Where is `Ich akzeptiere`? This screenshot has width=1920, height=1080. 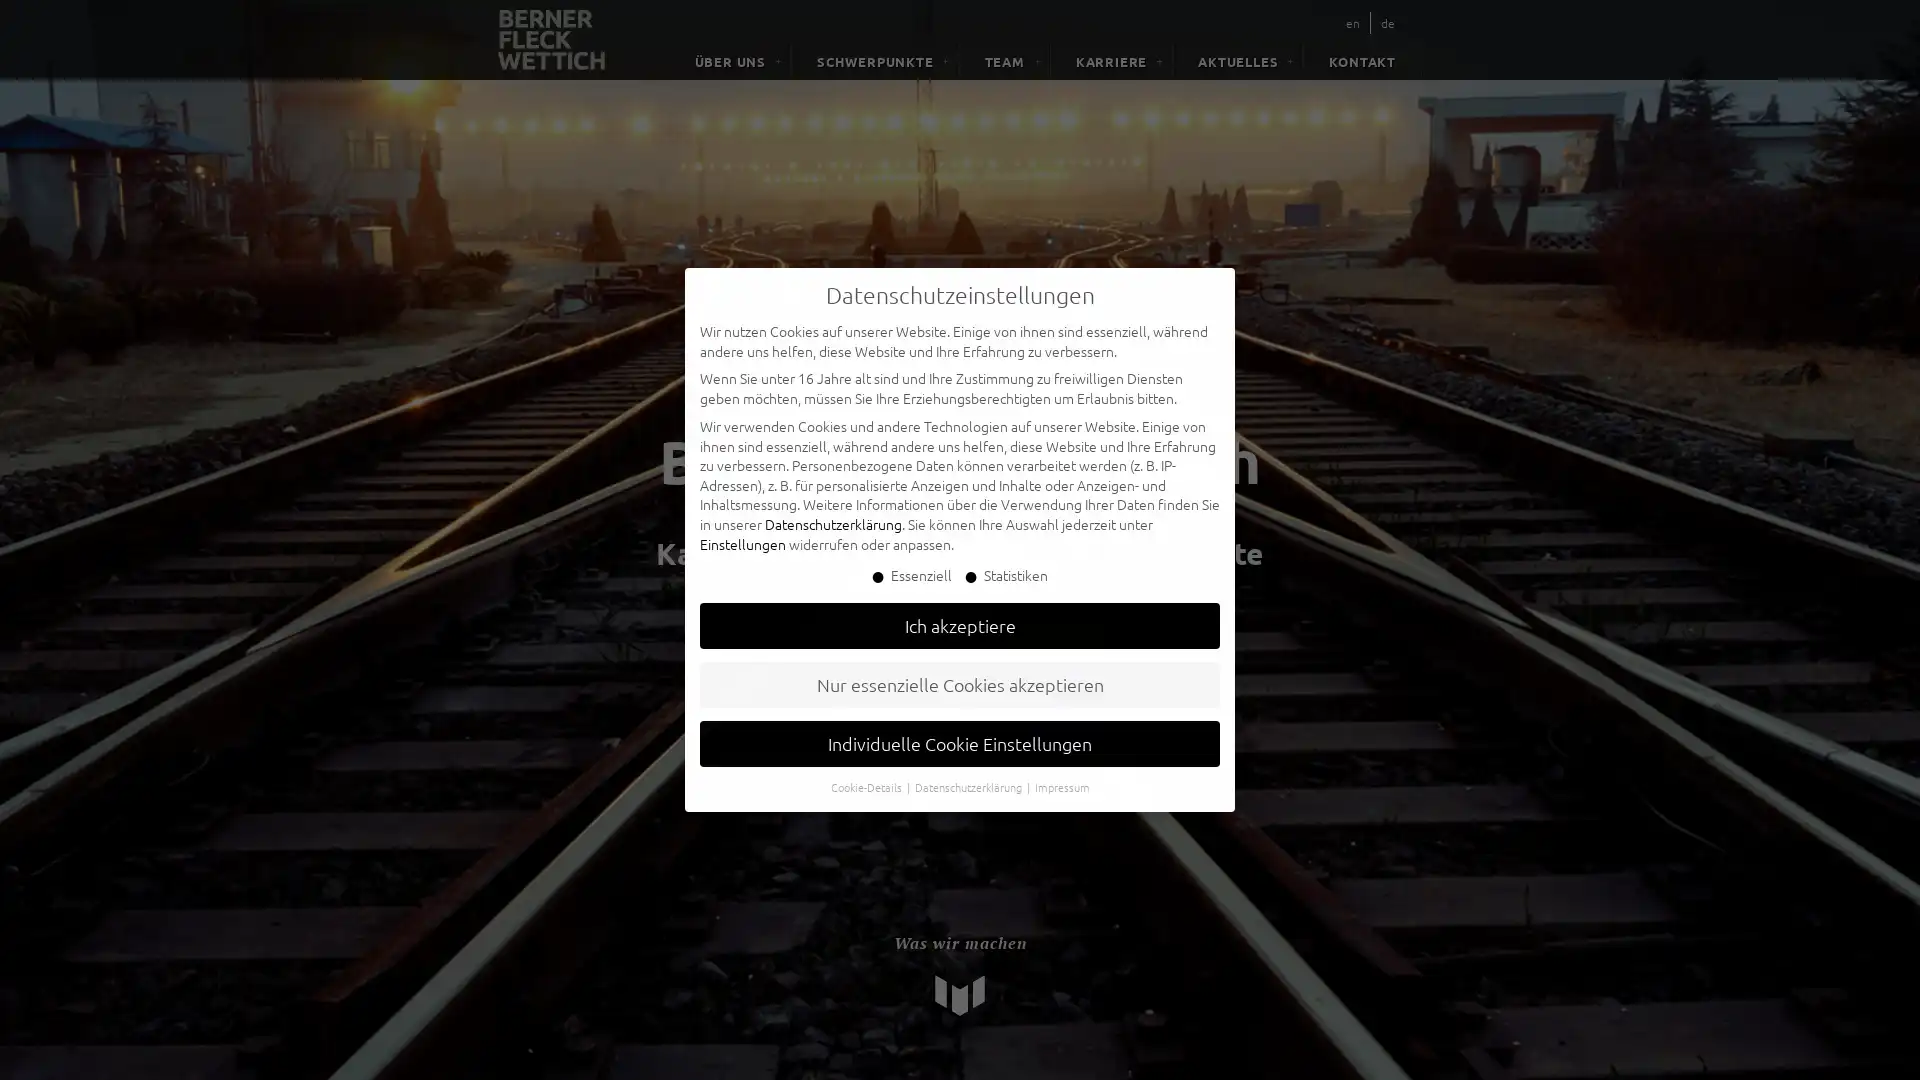 Ich akzeptiere is located at coordinates (960, 624).